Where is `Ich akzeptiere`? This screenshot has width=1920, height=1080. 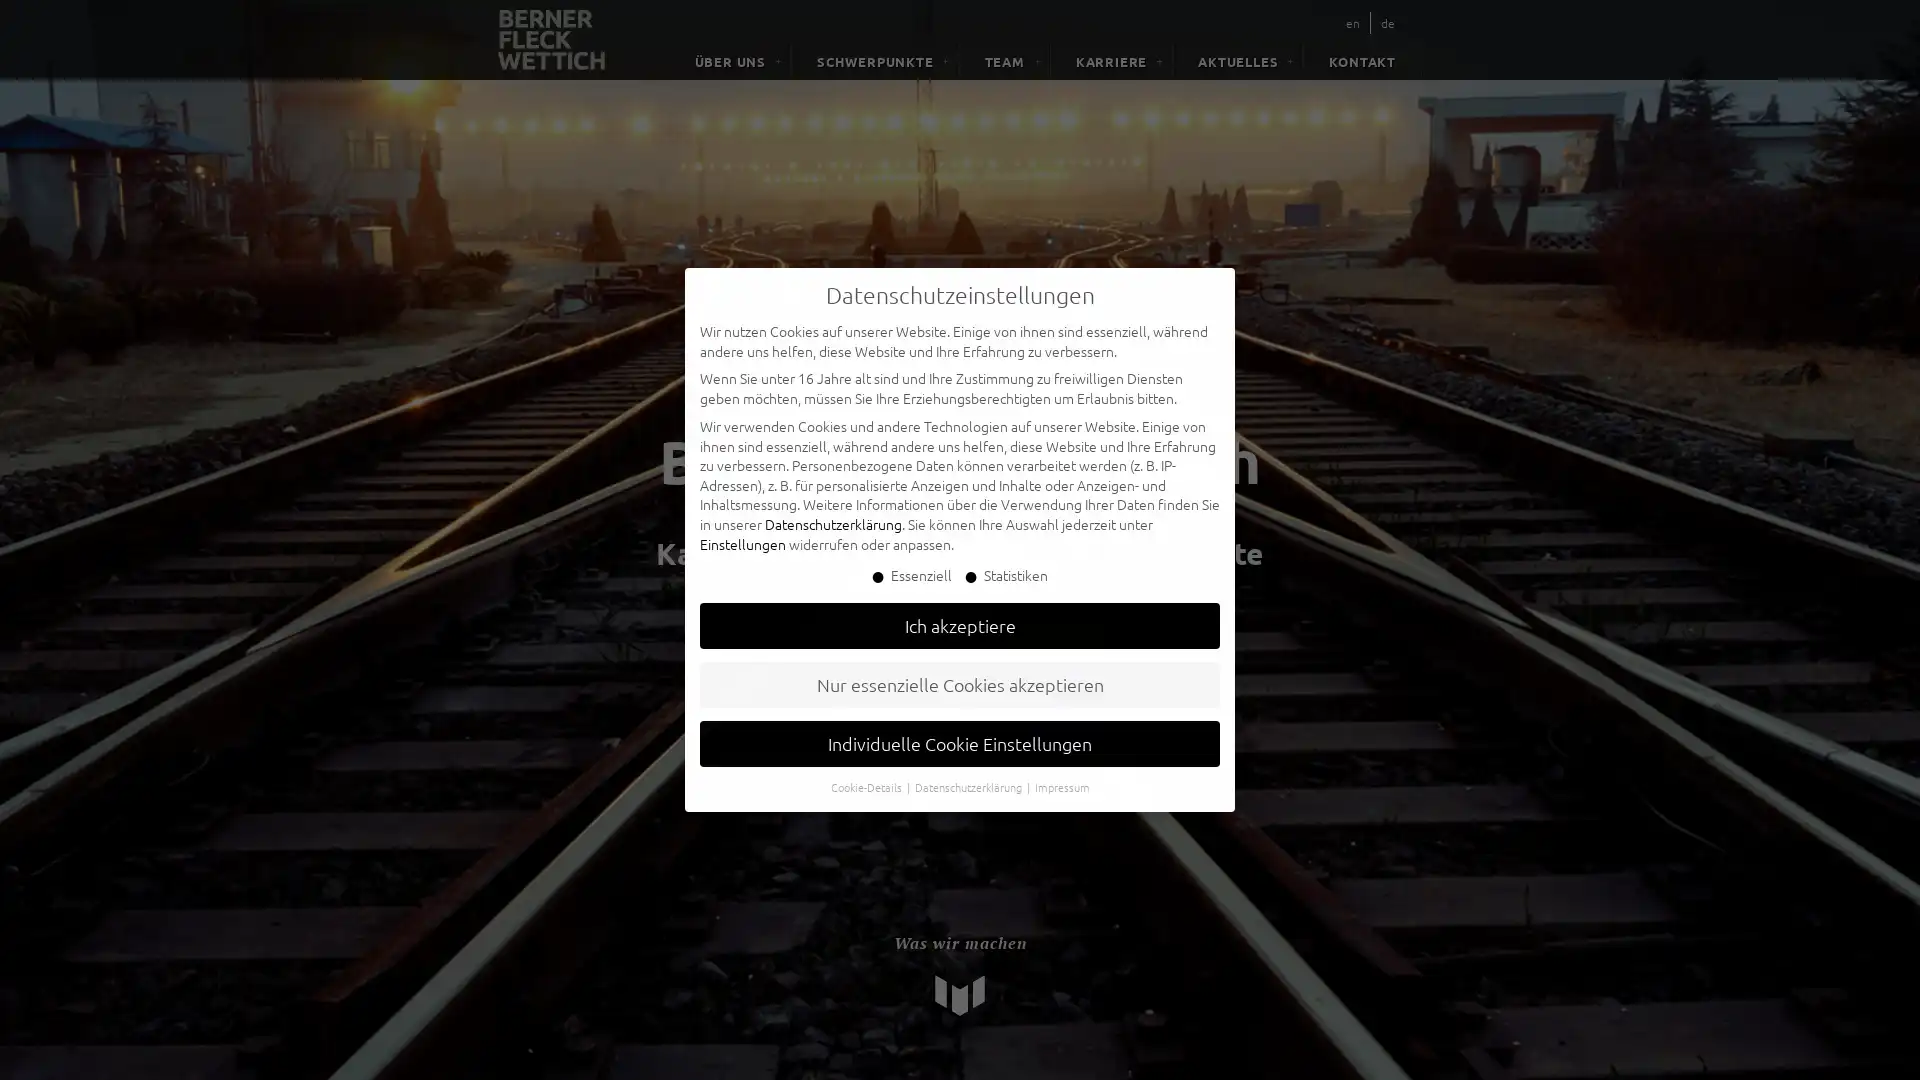 Ich akzeptiere is located at coordinates (960, 624).